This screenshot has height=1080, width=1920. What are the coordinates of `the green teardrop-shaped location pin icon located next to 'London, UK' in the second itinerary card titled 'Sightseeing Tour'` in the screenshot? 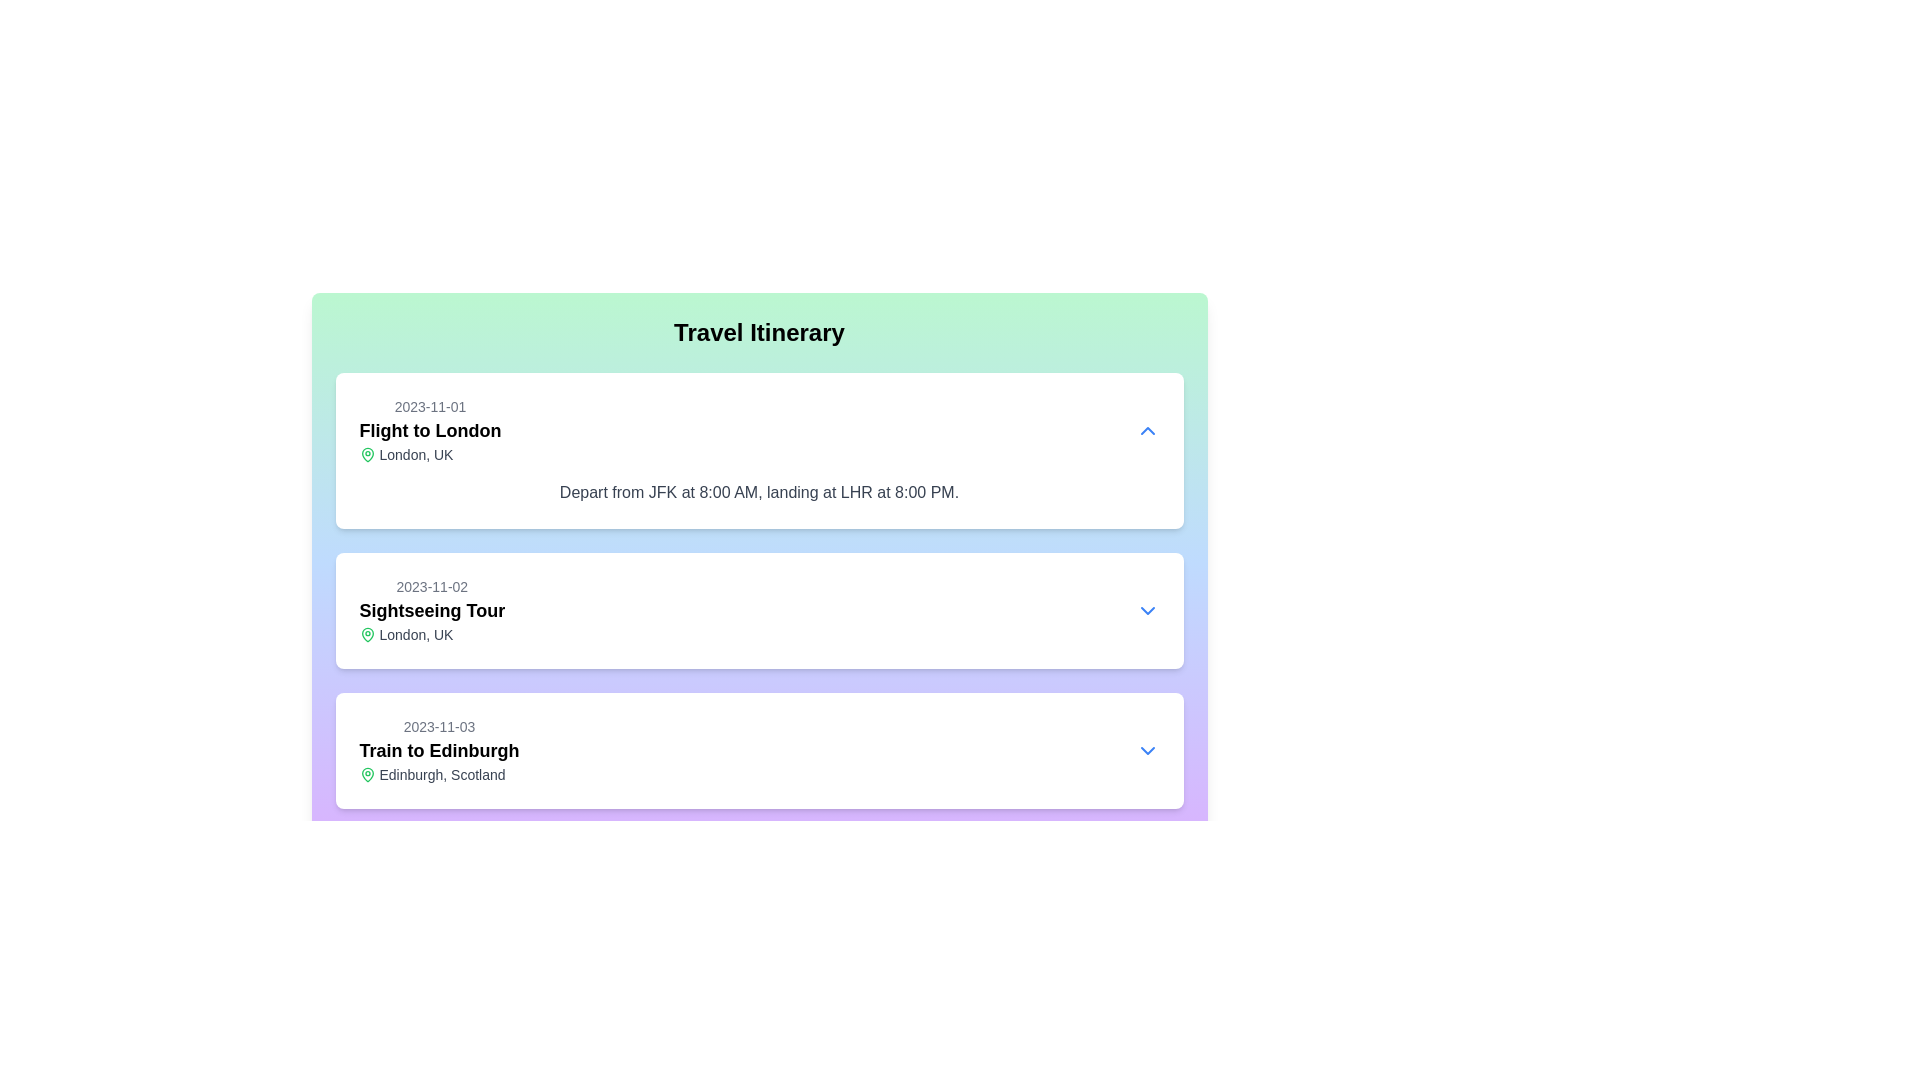 It's located at (367, 635).